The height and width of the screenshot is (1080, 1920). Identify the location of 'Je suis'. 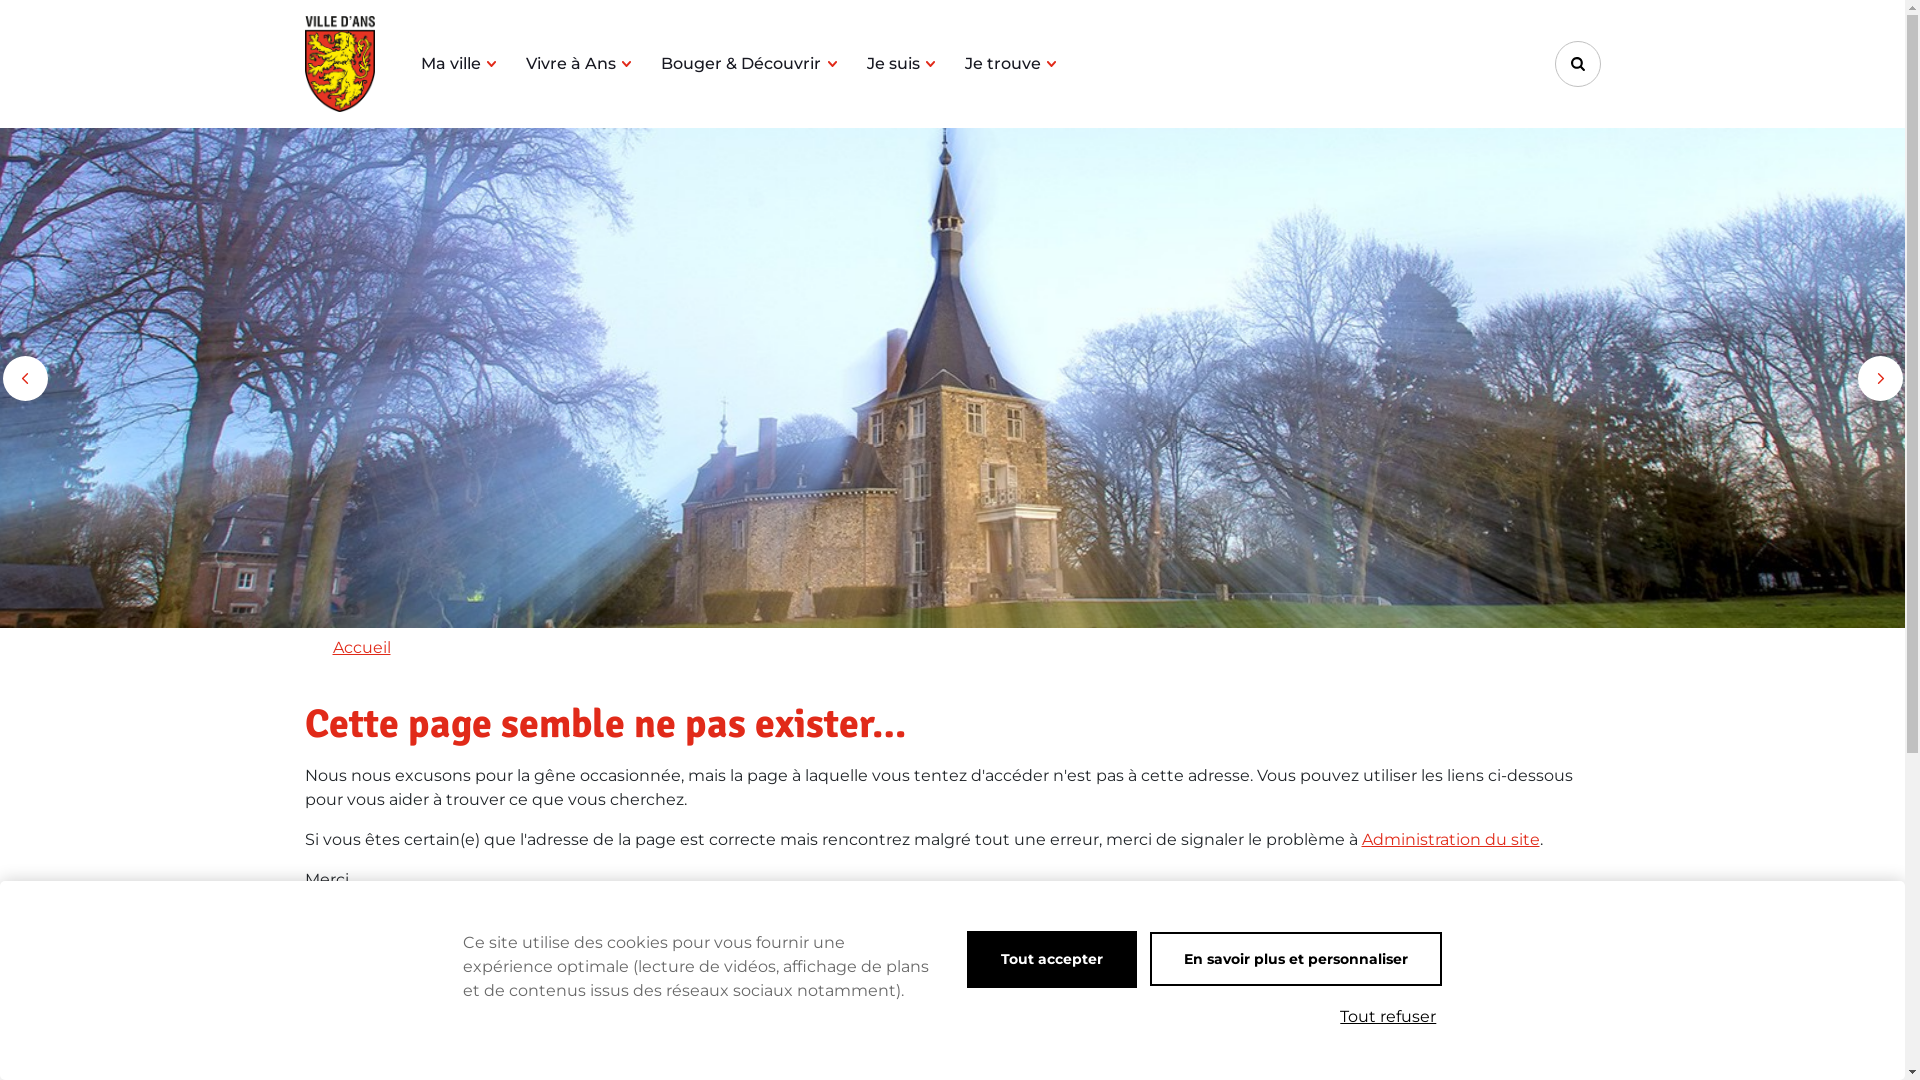
(900, 63).